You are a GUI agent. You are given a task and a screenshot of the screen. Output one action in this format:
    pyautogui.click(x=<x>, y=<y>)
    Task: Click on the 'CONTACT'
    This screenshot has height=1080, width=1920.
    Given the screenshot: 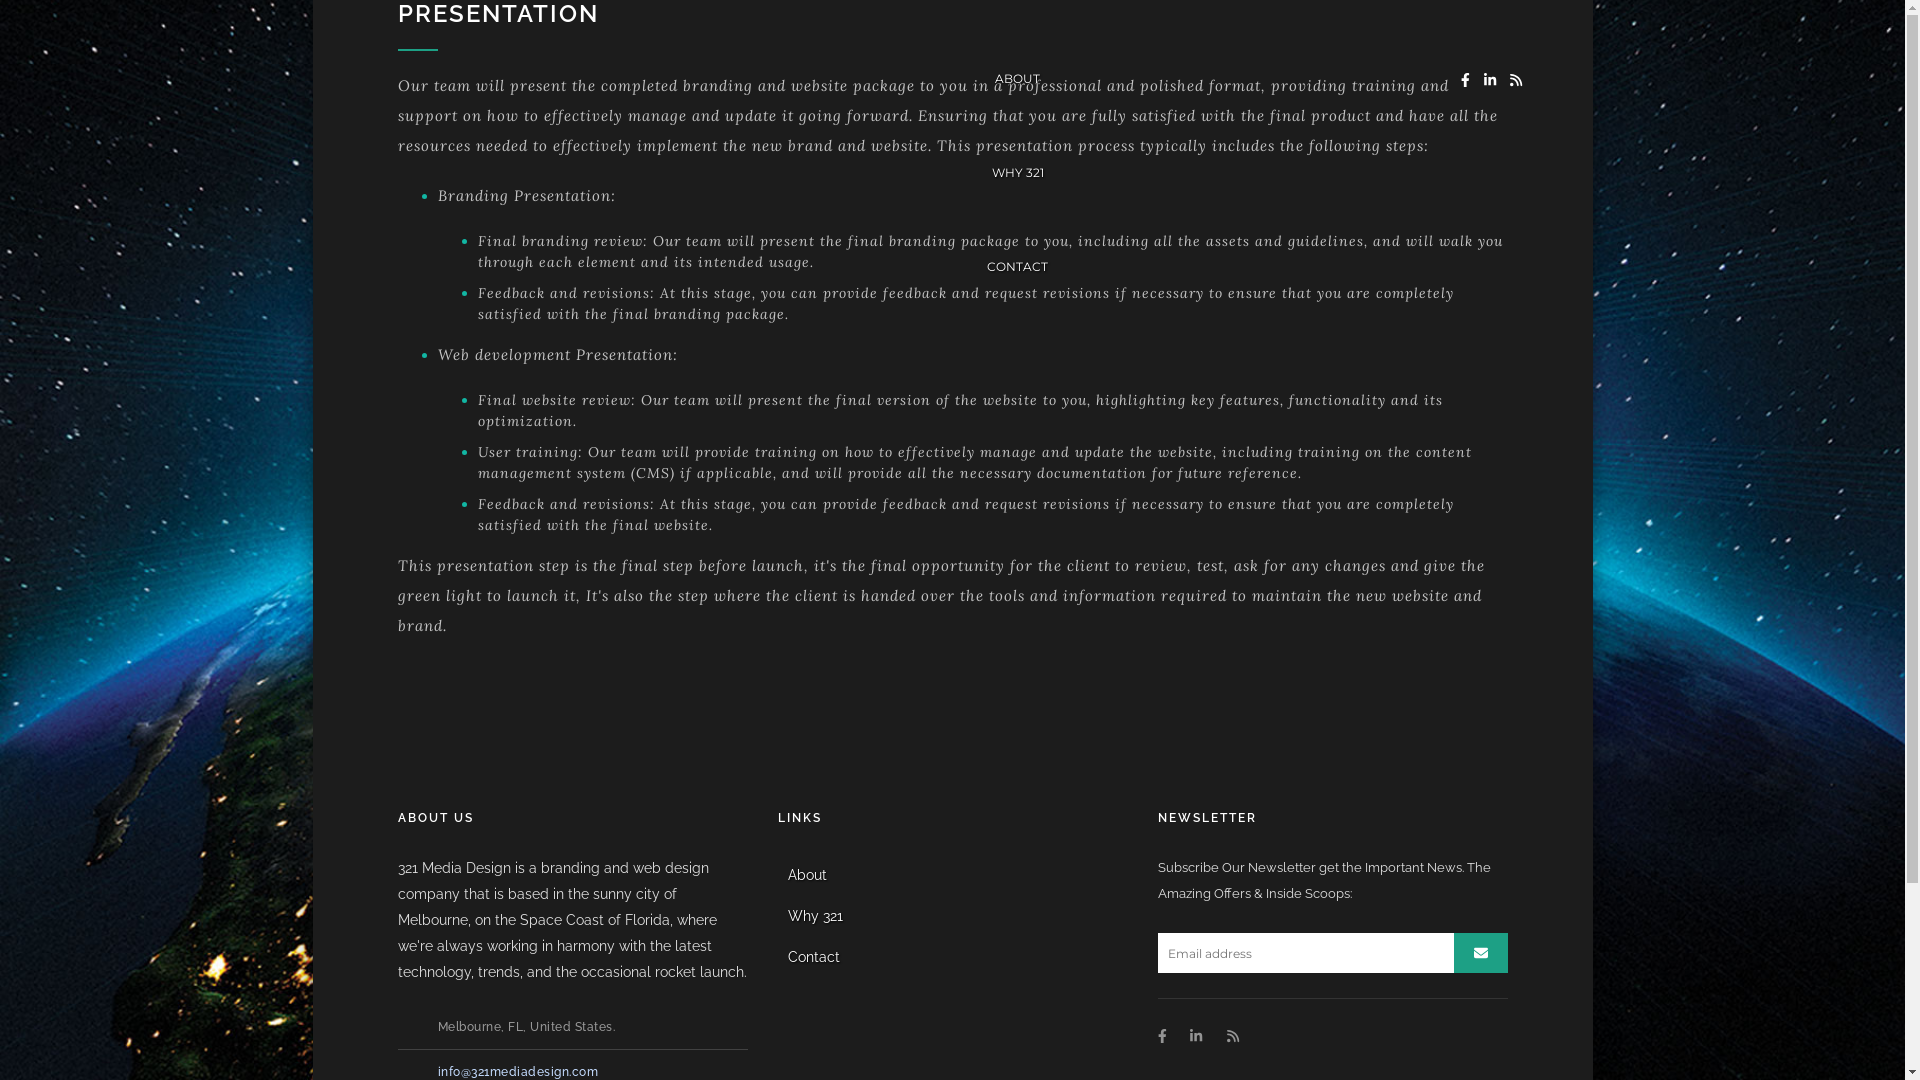 What is the action you would take?
    pyautogui.click(x=1017, y=264)
    